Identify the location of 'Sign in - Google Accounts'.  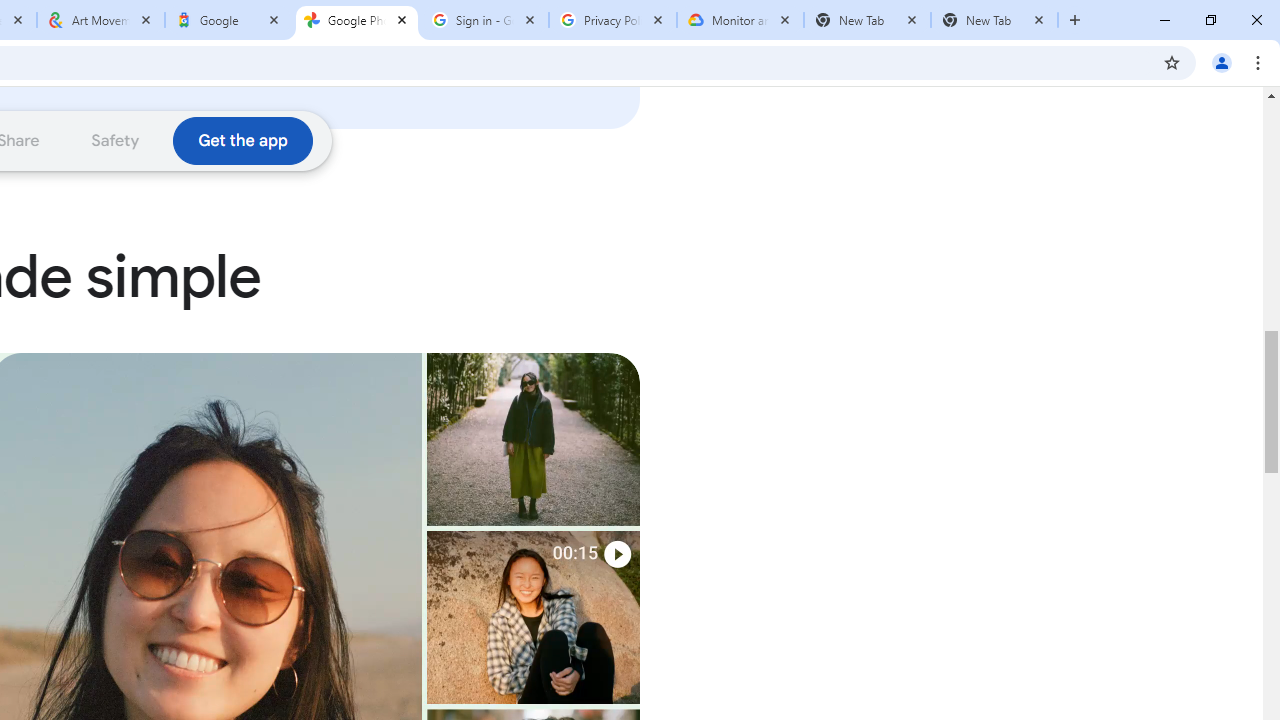
(485, 20).